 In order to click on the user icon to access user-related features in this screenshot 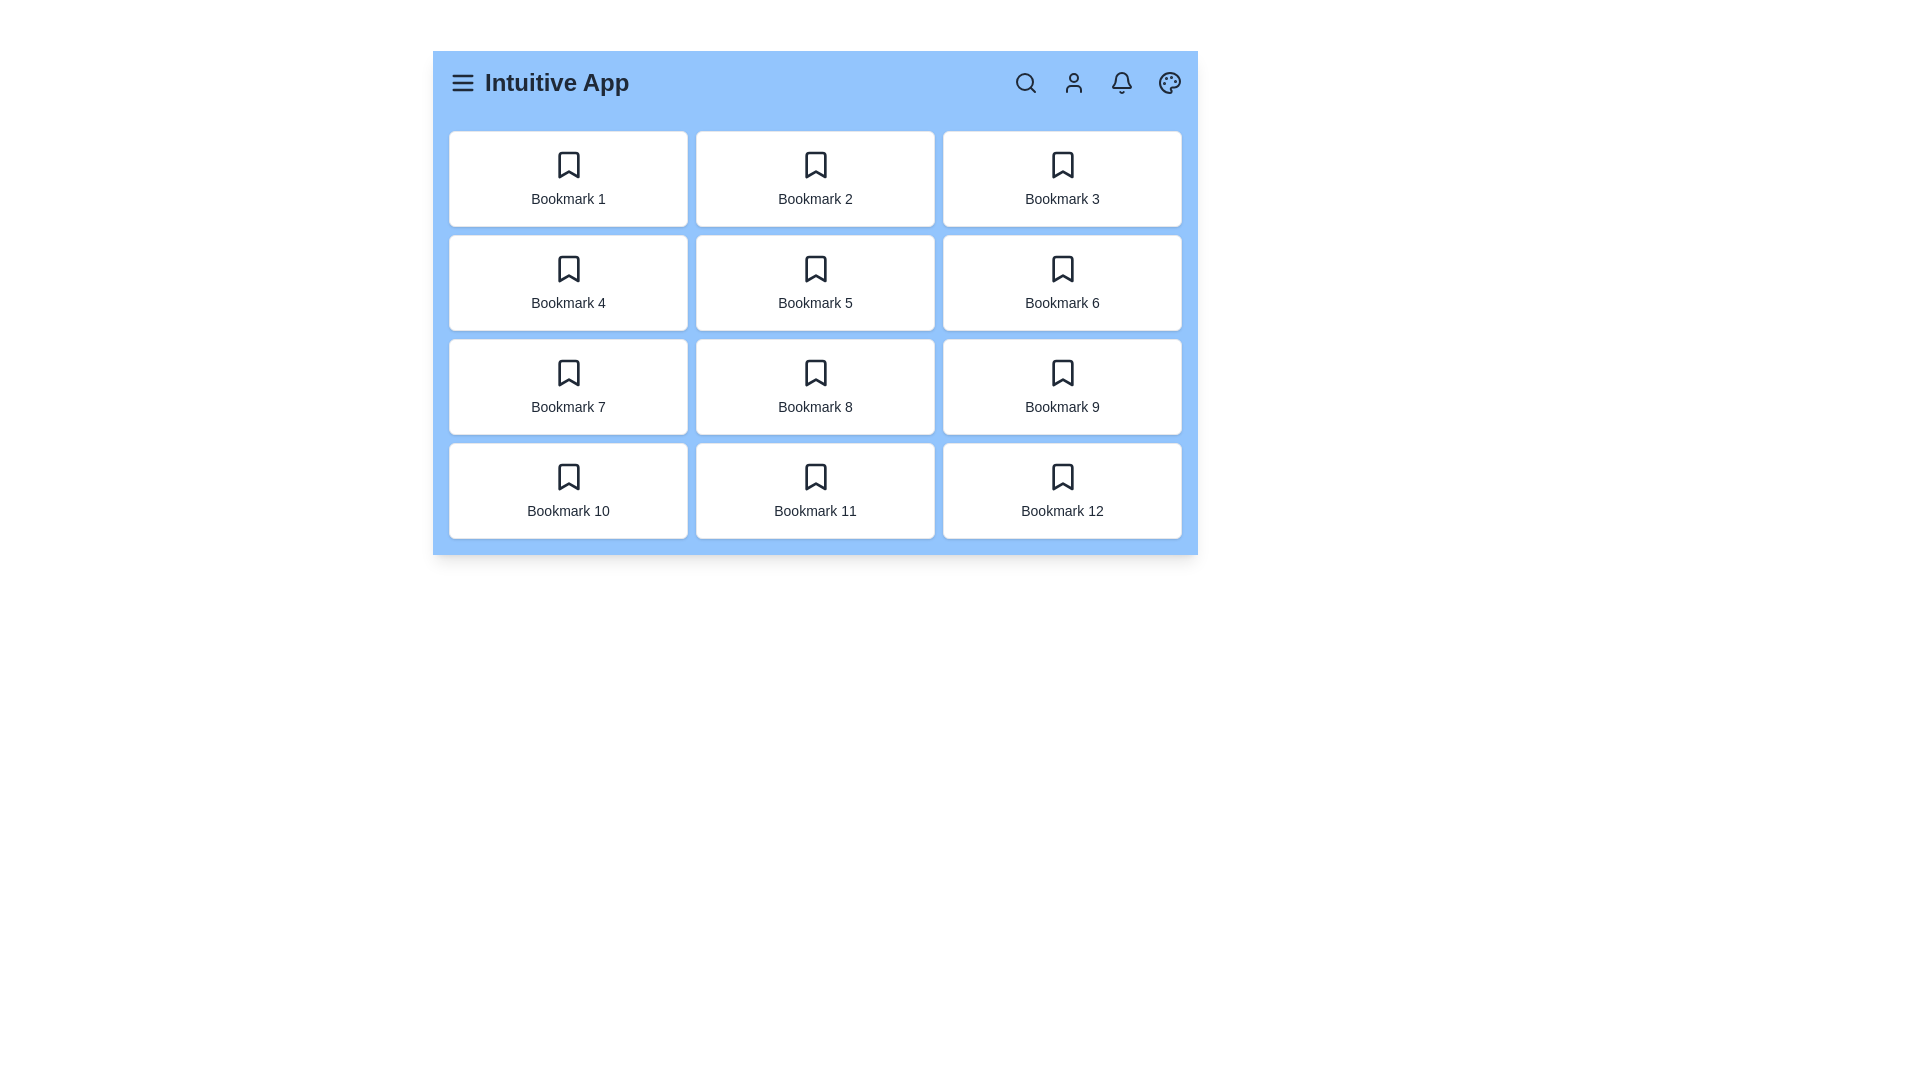, I will do `click(1073, 82)`.